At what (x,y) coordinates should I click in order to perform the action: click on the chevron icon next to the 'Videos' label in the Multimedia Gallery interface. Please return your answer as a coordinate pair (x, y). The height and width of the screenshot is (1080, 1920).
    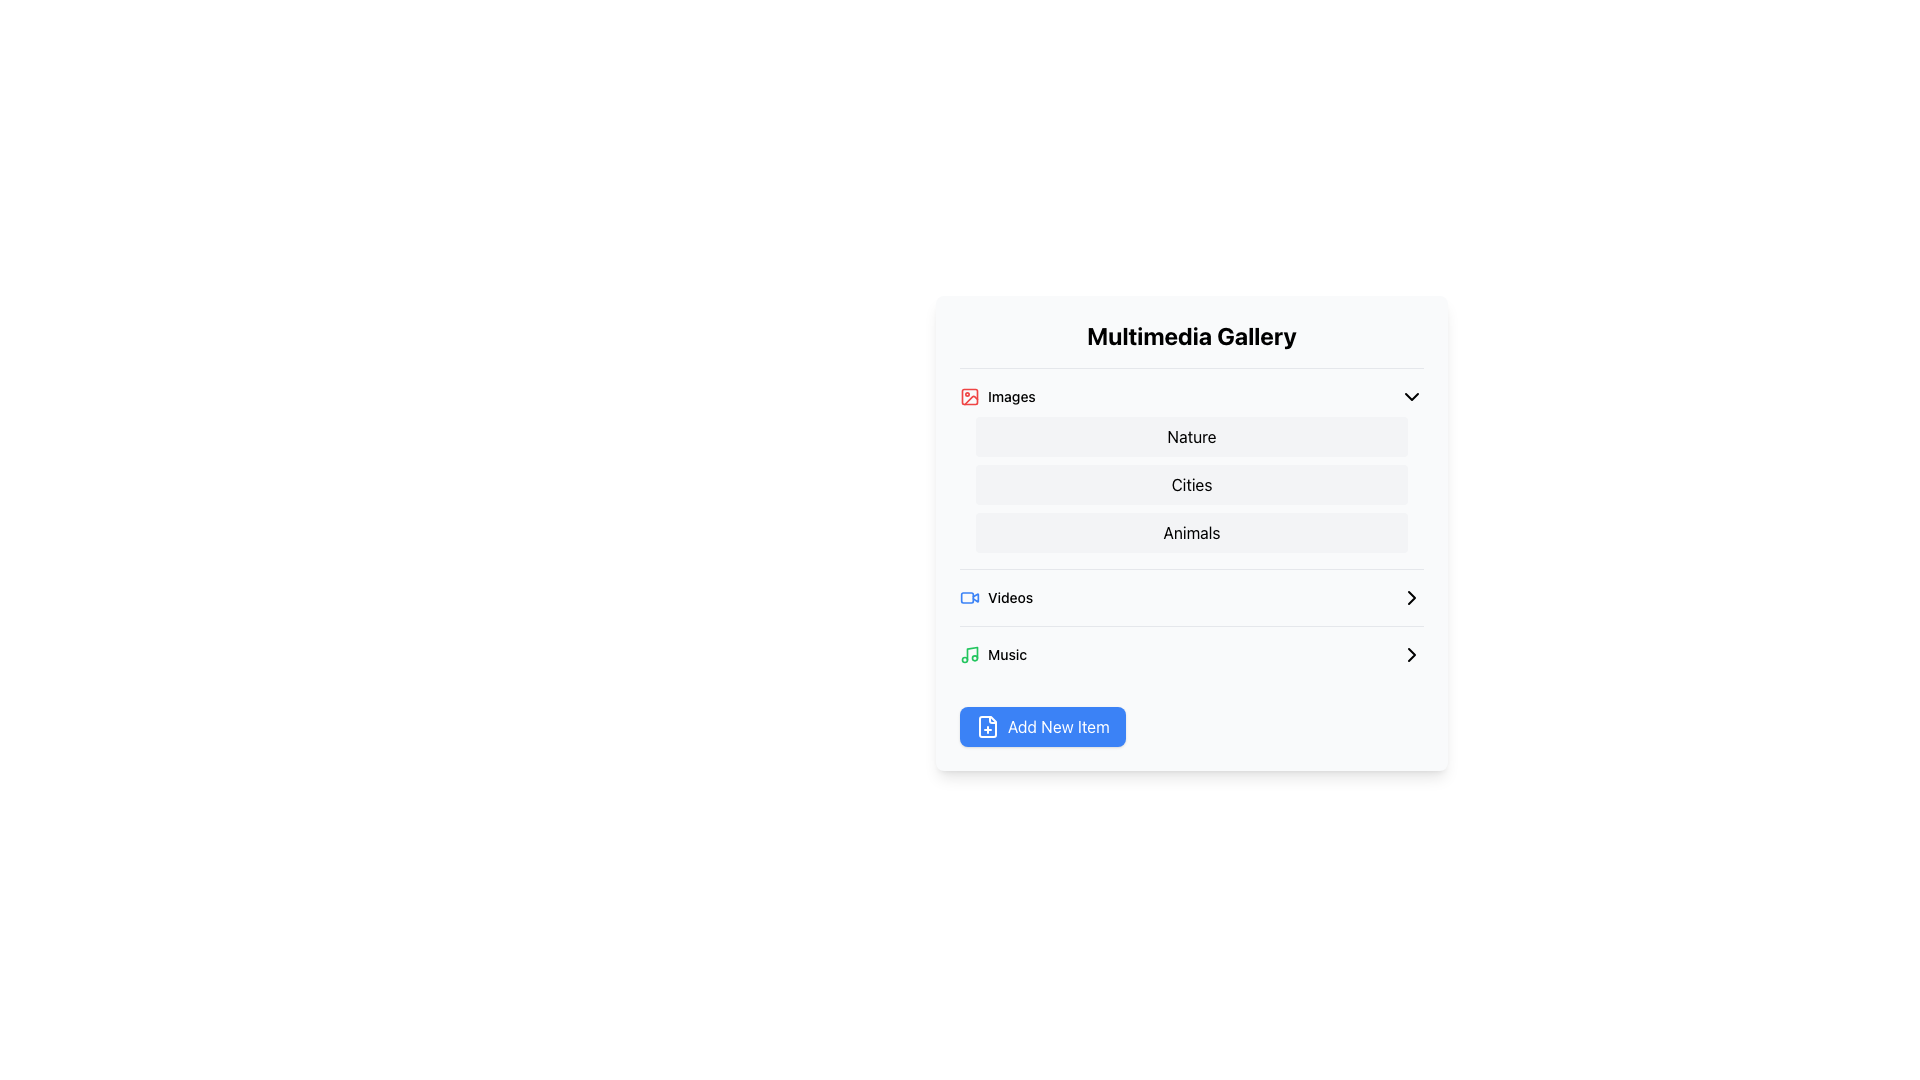
    Looking at the image, I should click on (1410, 596).